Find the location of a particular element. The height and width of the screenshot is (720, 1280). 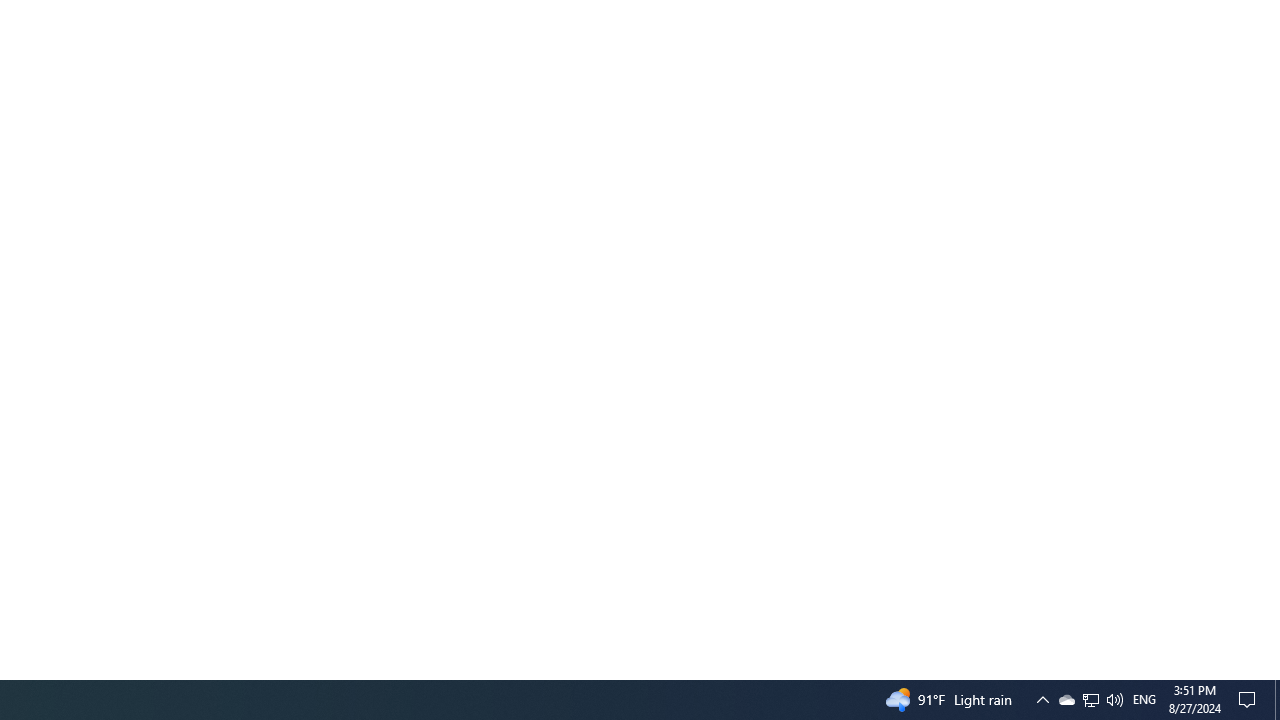

'Show desktop' is located at coordinates (1276, 698).